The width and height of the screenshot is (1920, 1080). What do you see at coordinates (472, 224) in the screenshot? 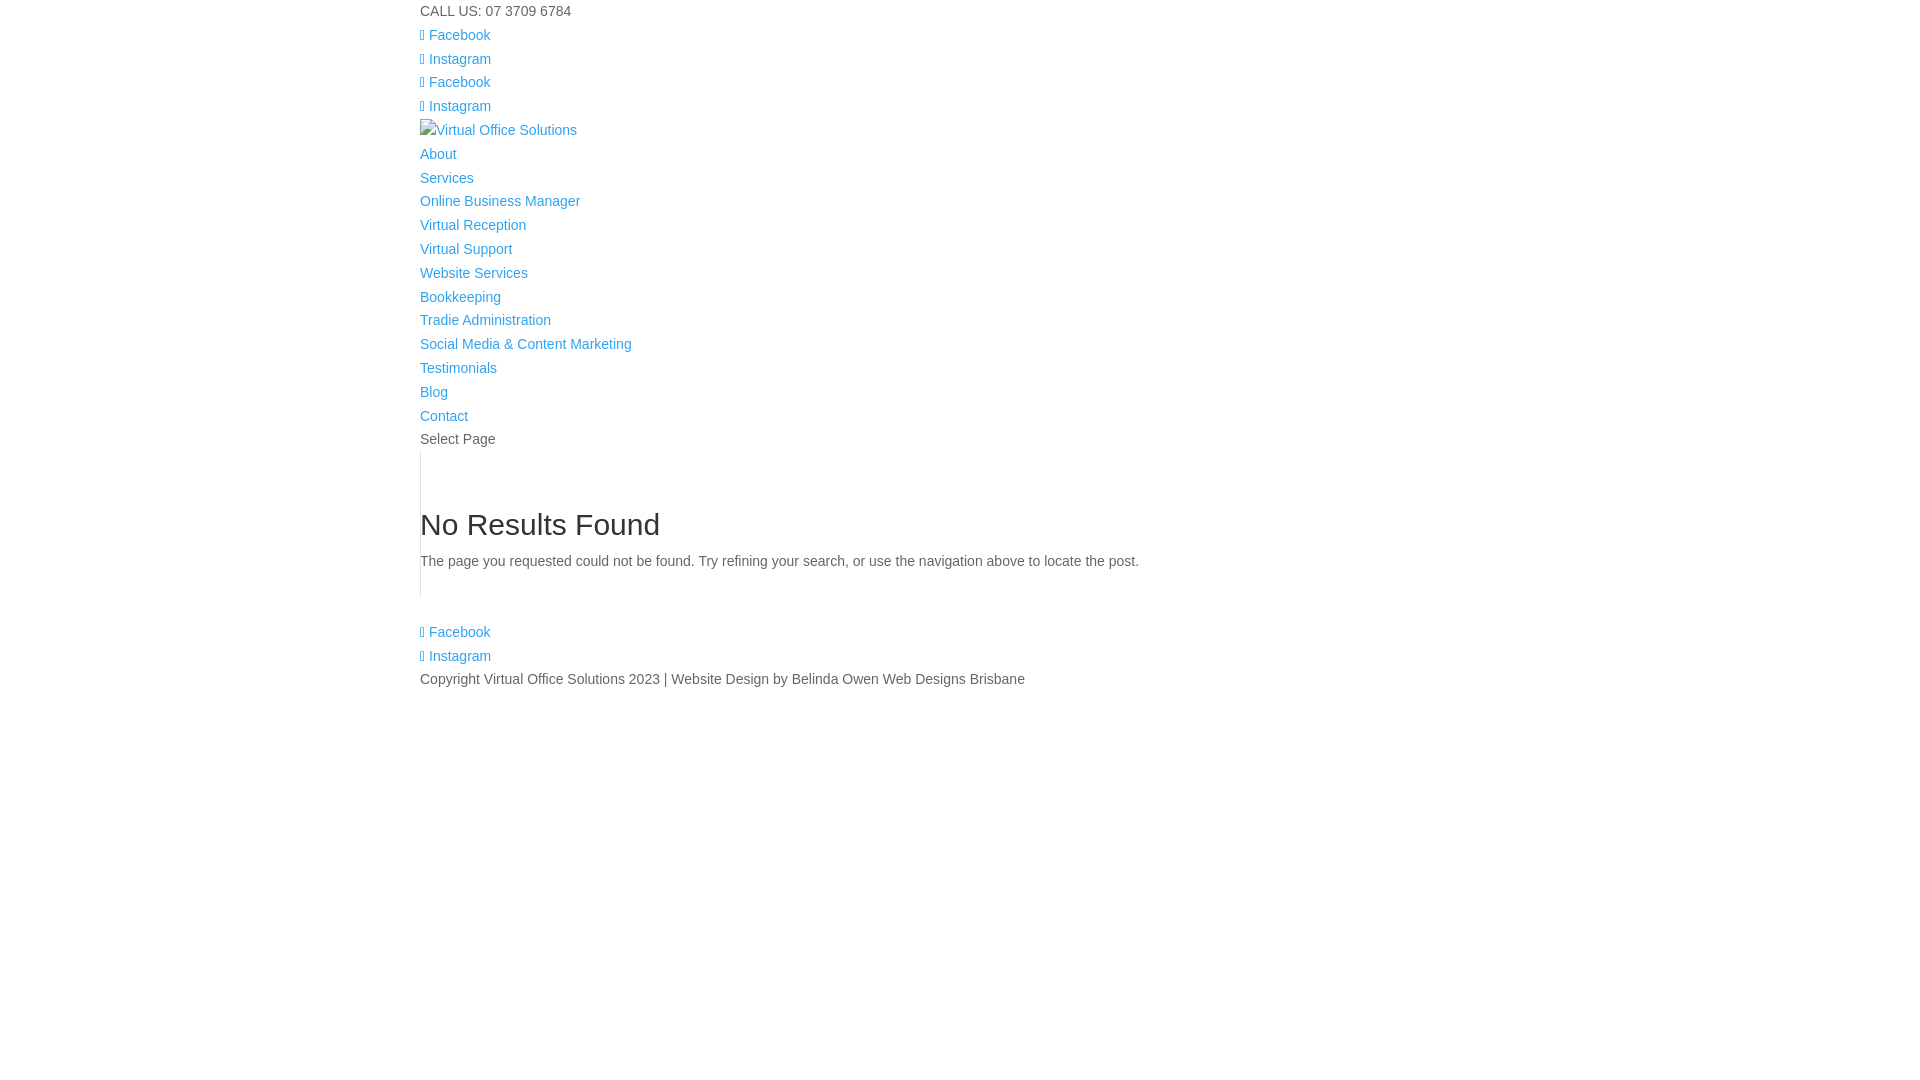
I see `'Virtual Reception'` at bounding box center [472, 224].